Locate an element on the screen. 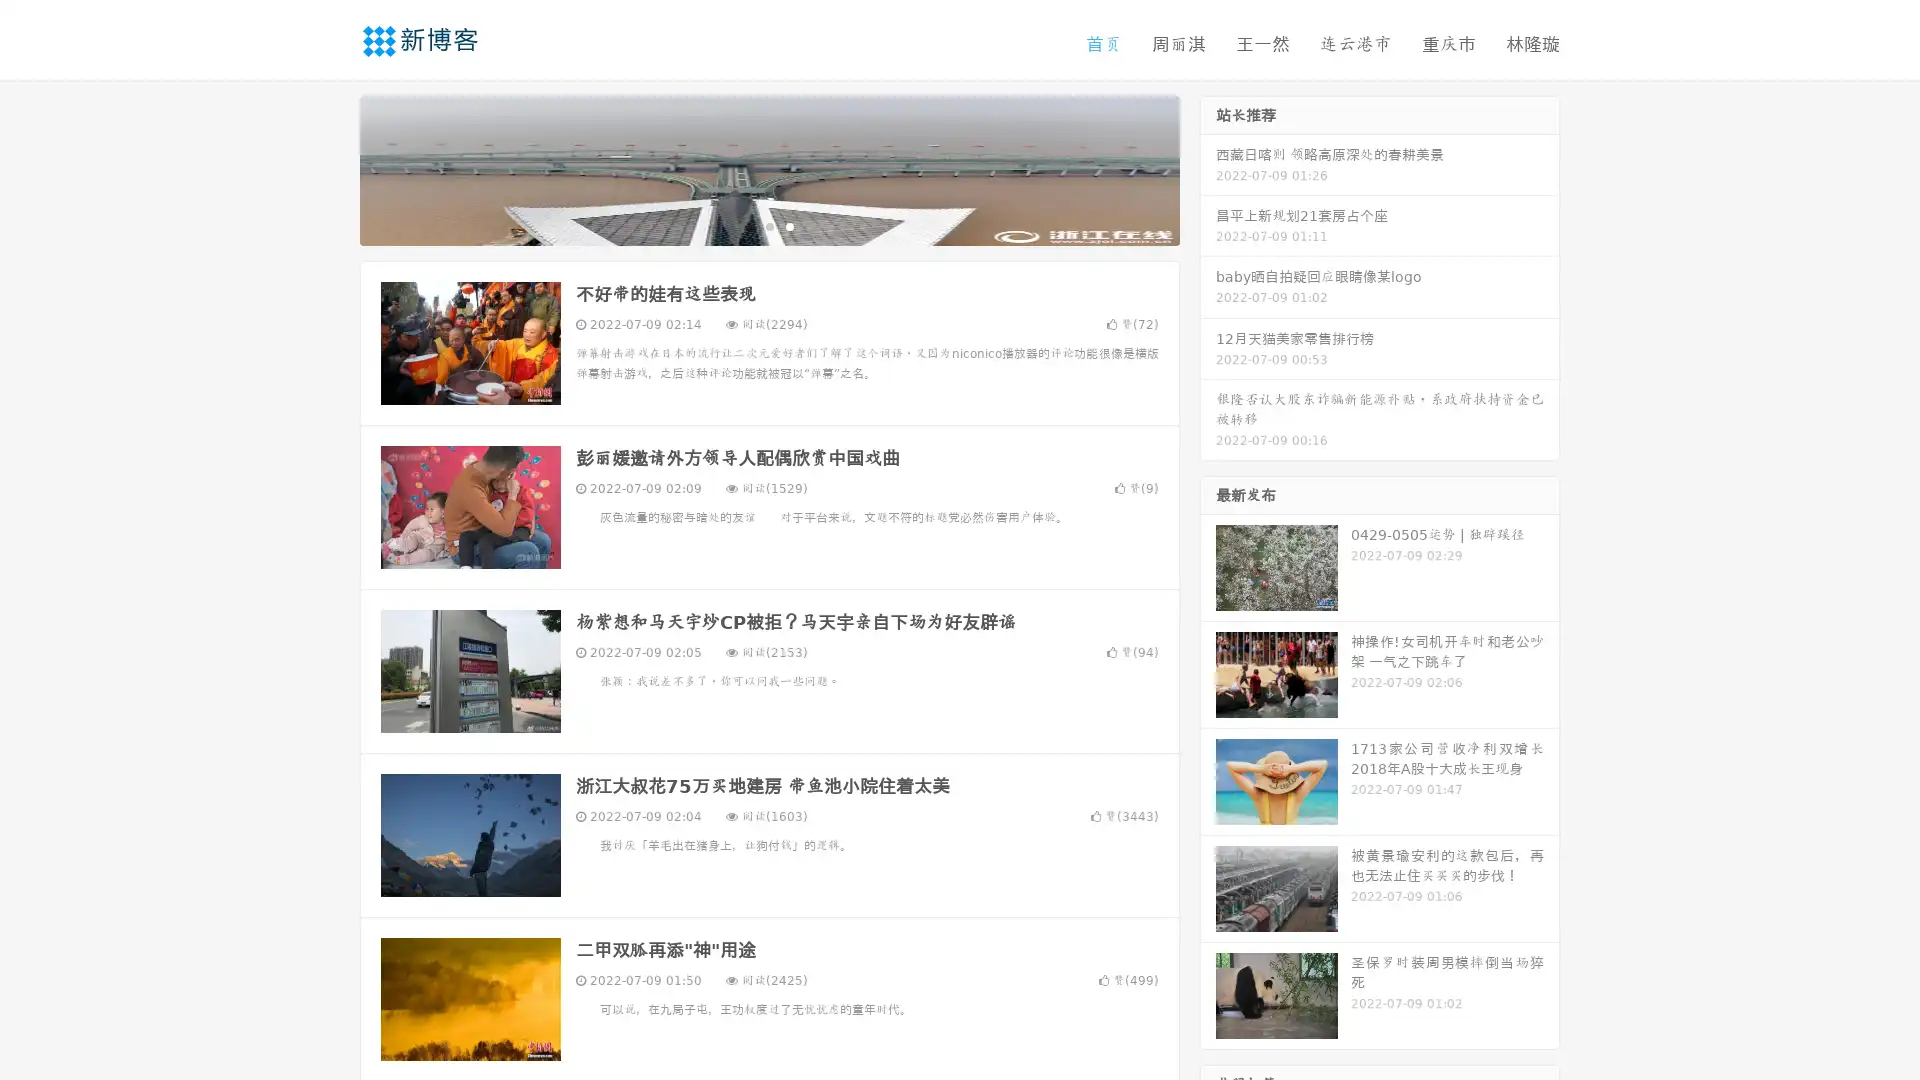  Go to slide 3 is located at coordinates (789, 225).